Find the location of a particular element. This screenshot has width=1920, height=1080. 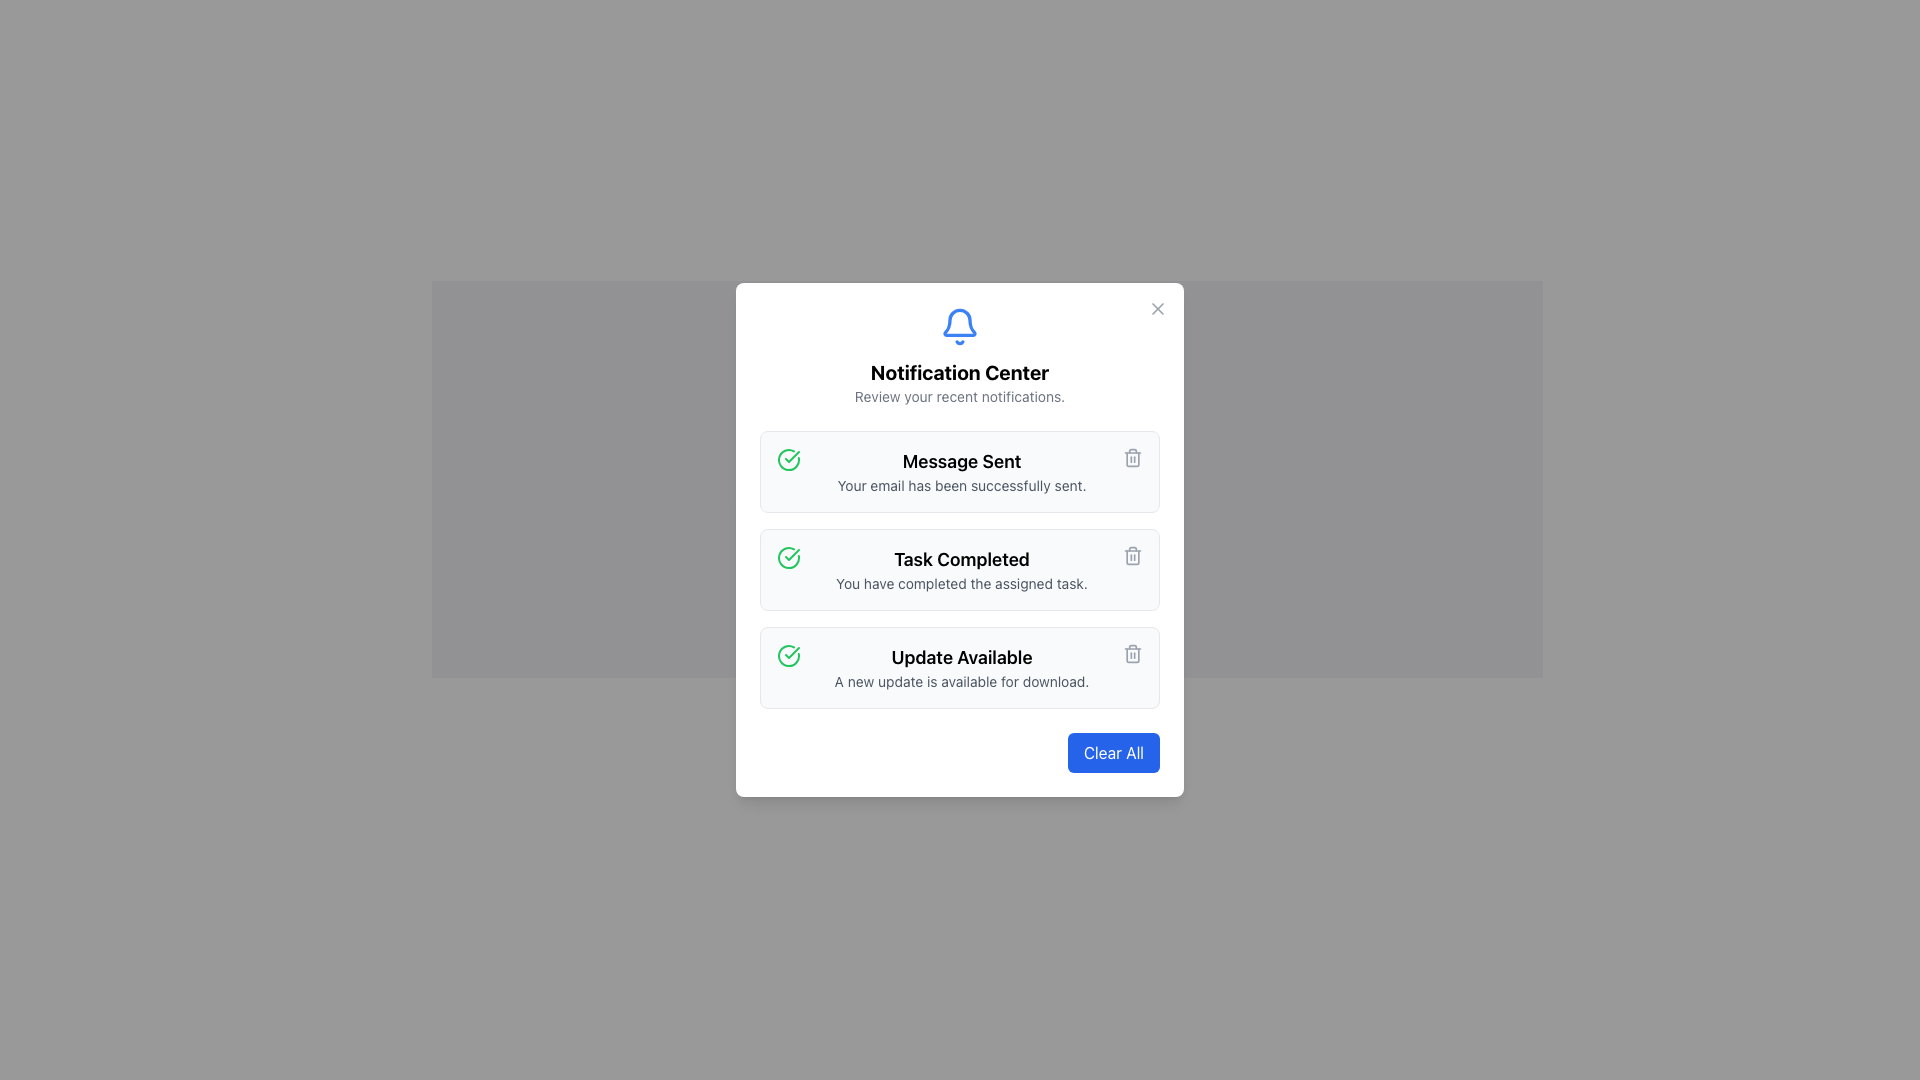

the lower part of the bell icon, specifically the curve at the bottom, which is centrally located at the top of the notification panel is located at coordinates (960, 321).